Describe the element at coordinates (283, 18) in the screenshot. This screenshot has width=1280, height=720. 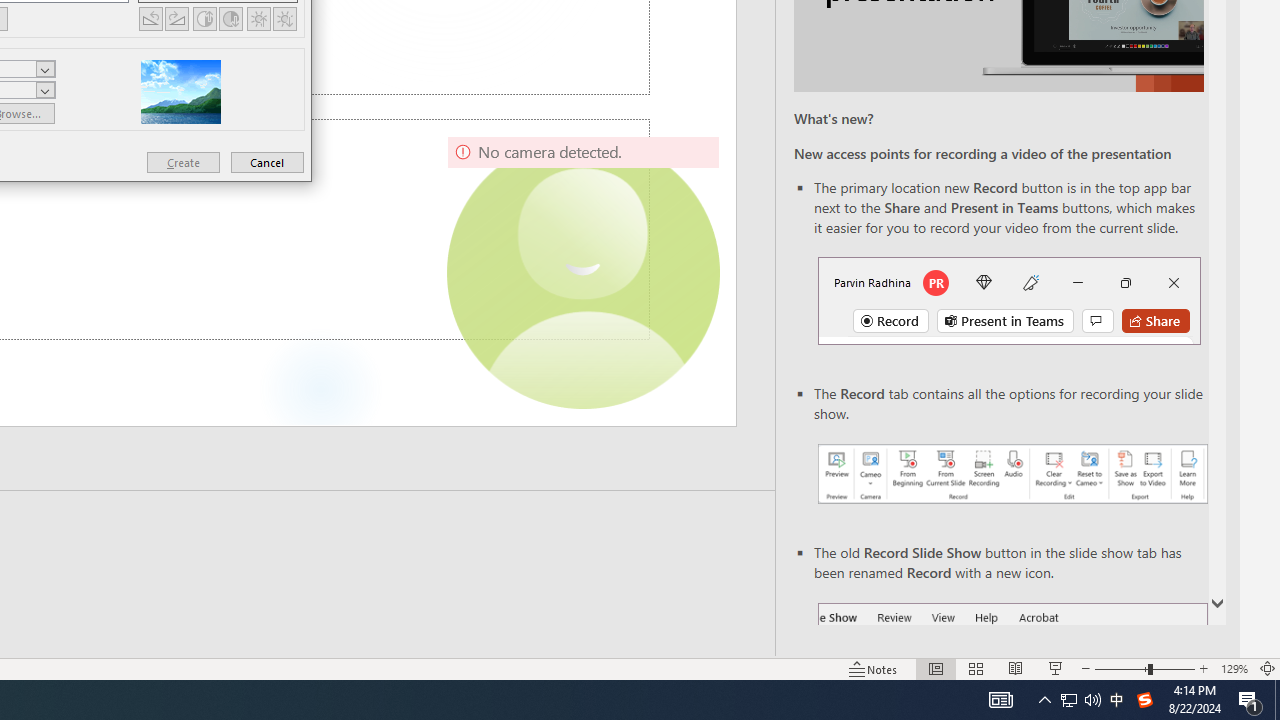
I see `'Less Brightness'` at that location.